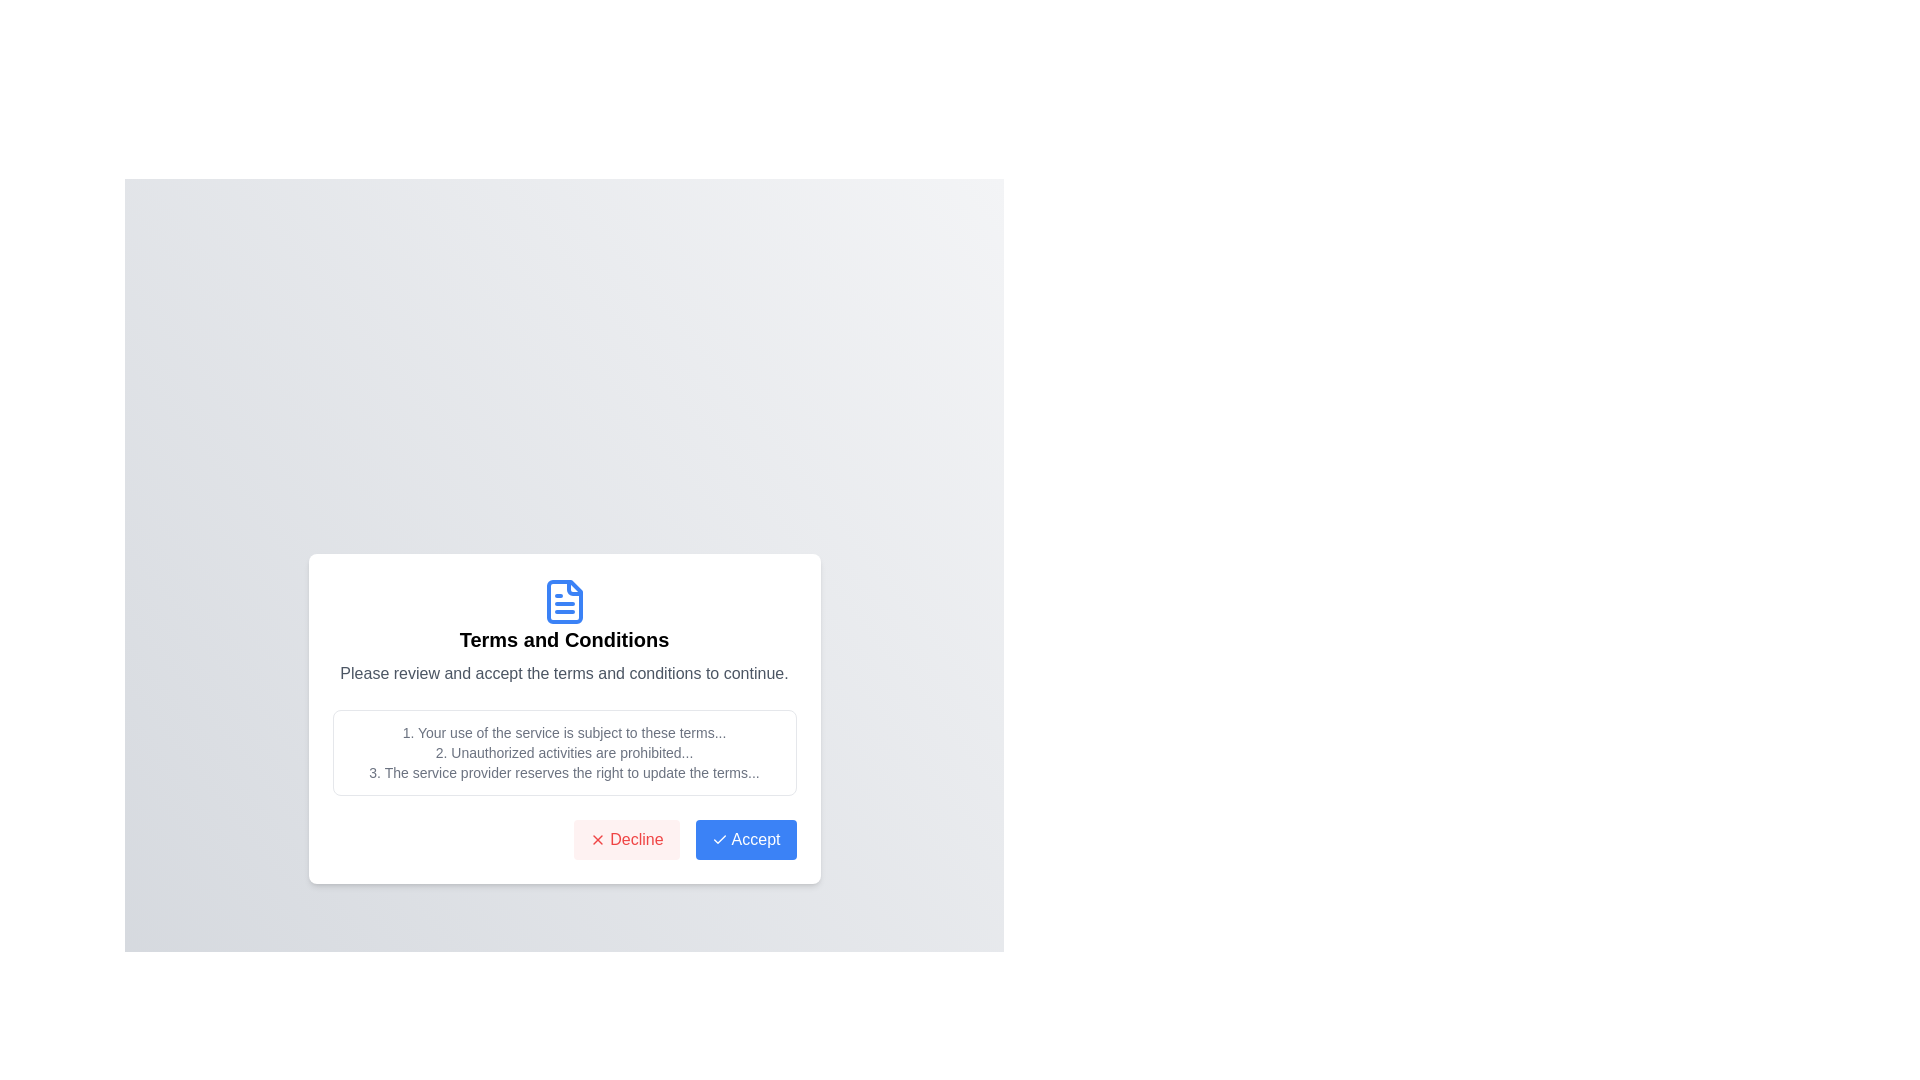  What do you see at coordinates (597, 840) in the screenshot?
I see `the red 'X' shaped icon on the left side of the 'Decline' button` at bounding box center [597, 840].